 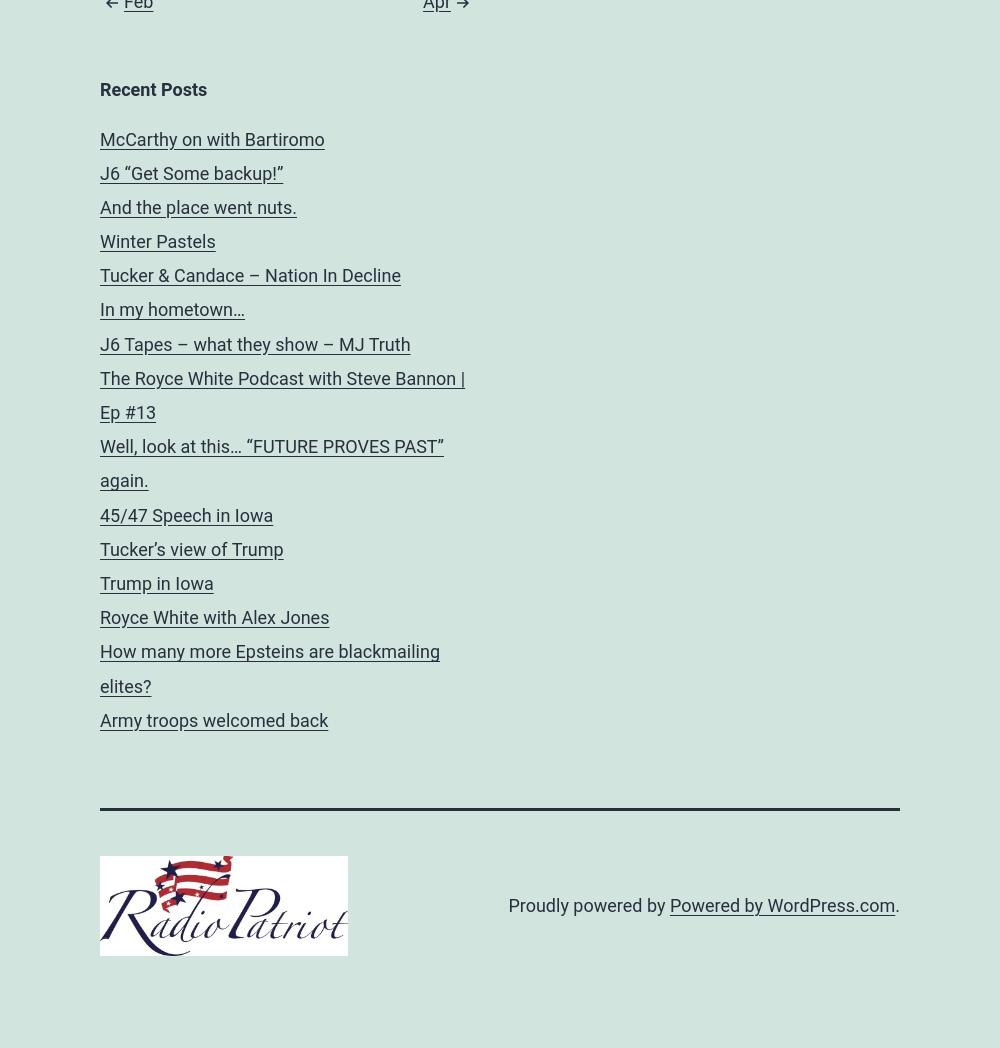 I want to click on 'Tucker’s view of Trump', so click(x=190, y=547).